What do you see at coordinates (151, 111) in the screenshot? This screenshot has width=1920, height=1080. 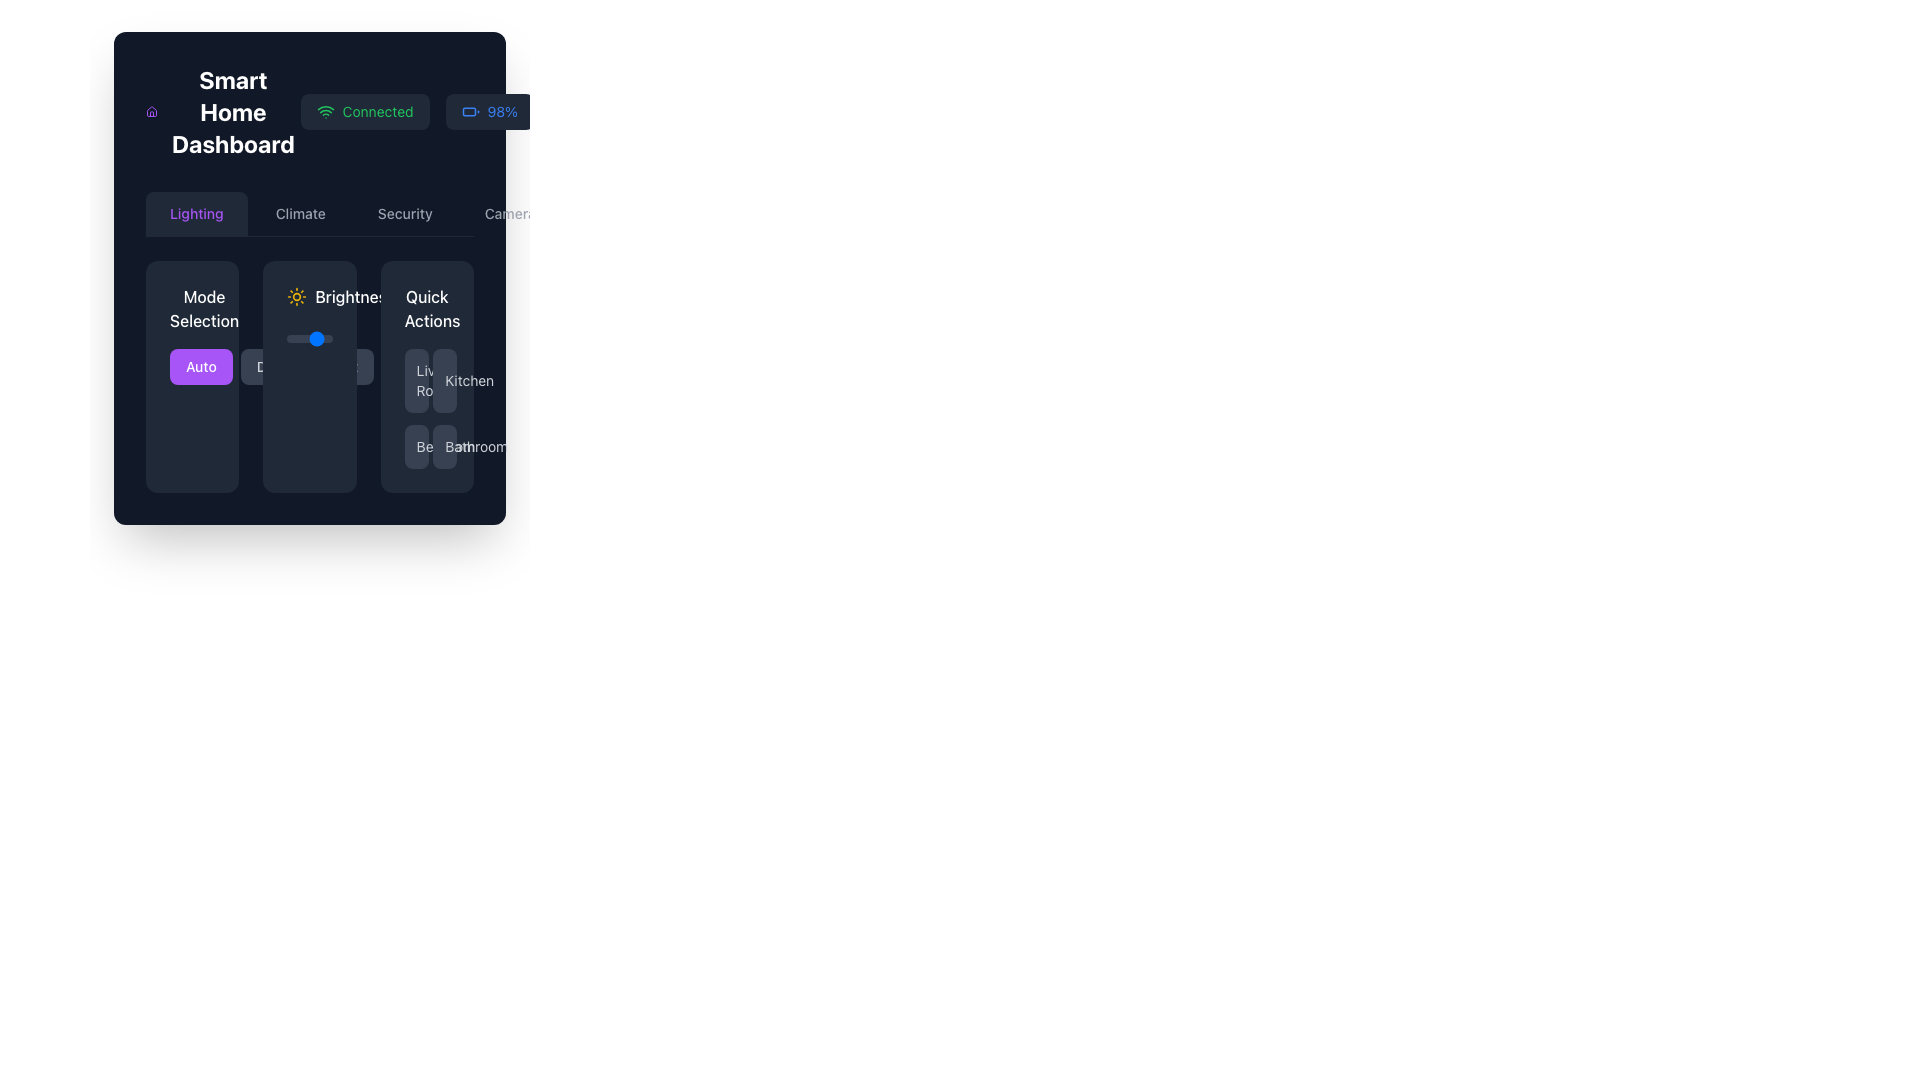 I see `the house icon in the title bar, which is filled with purple and located to the left of the 'Smart Home Dashboard' text` at bounding box center [151, 111].